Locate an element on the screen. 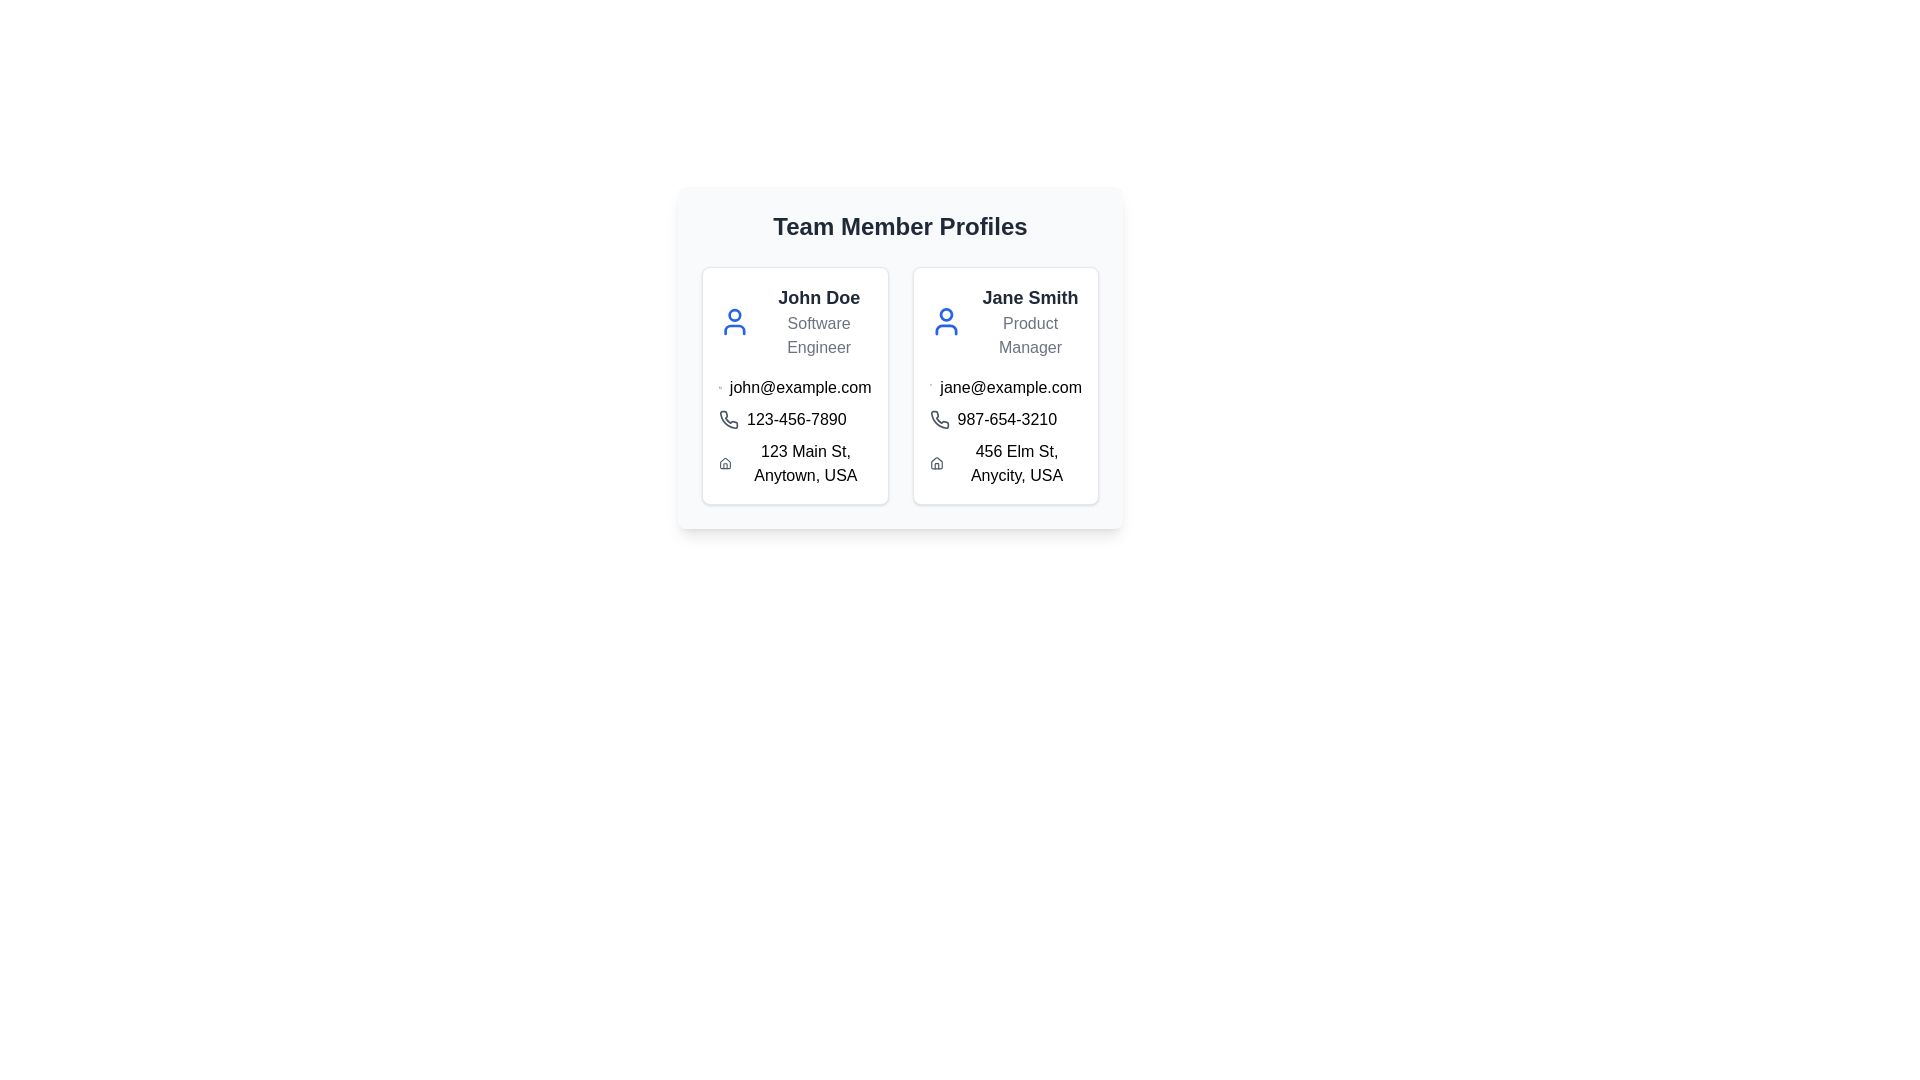 This screenshot has height=1080, width=1920. the phone icon located in the right profile card, beneath the name 'Jane Smith' and next to the phone number '987-654-3210' is located at coordinates (938, 419).